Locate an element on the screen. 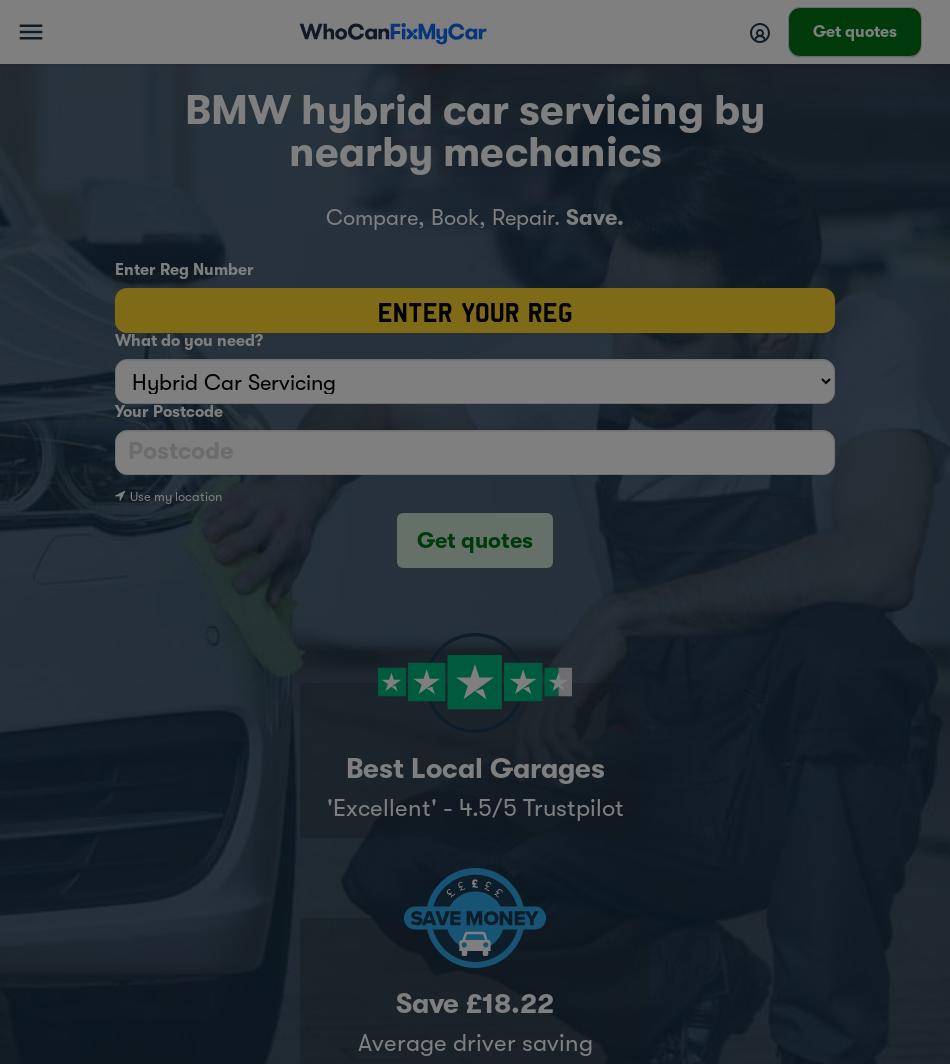  'Enter Reg Number' is located at coordinates (184, 270).